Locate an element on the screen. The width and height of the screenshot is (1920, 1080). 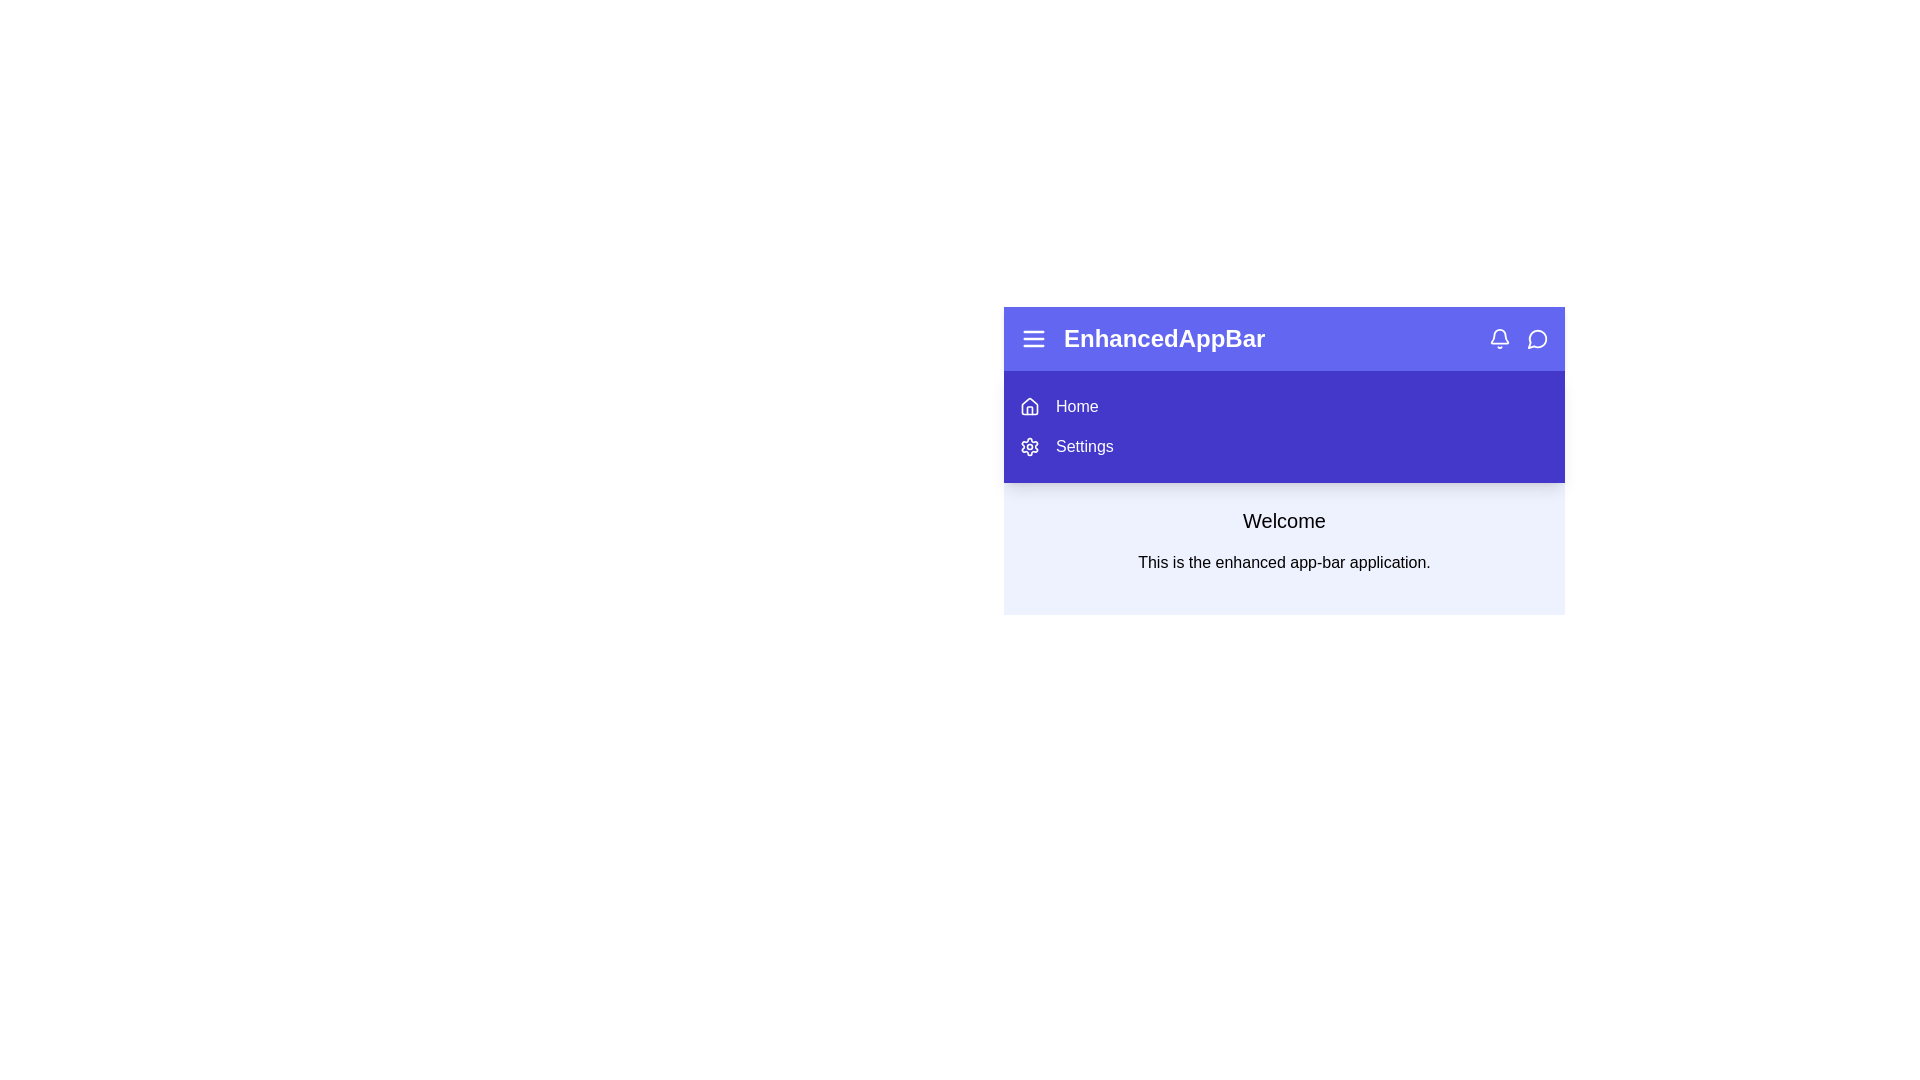
the header text 'EnhancedAppBar' is located at coordinates (1164, 338).